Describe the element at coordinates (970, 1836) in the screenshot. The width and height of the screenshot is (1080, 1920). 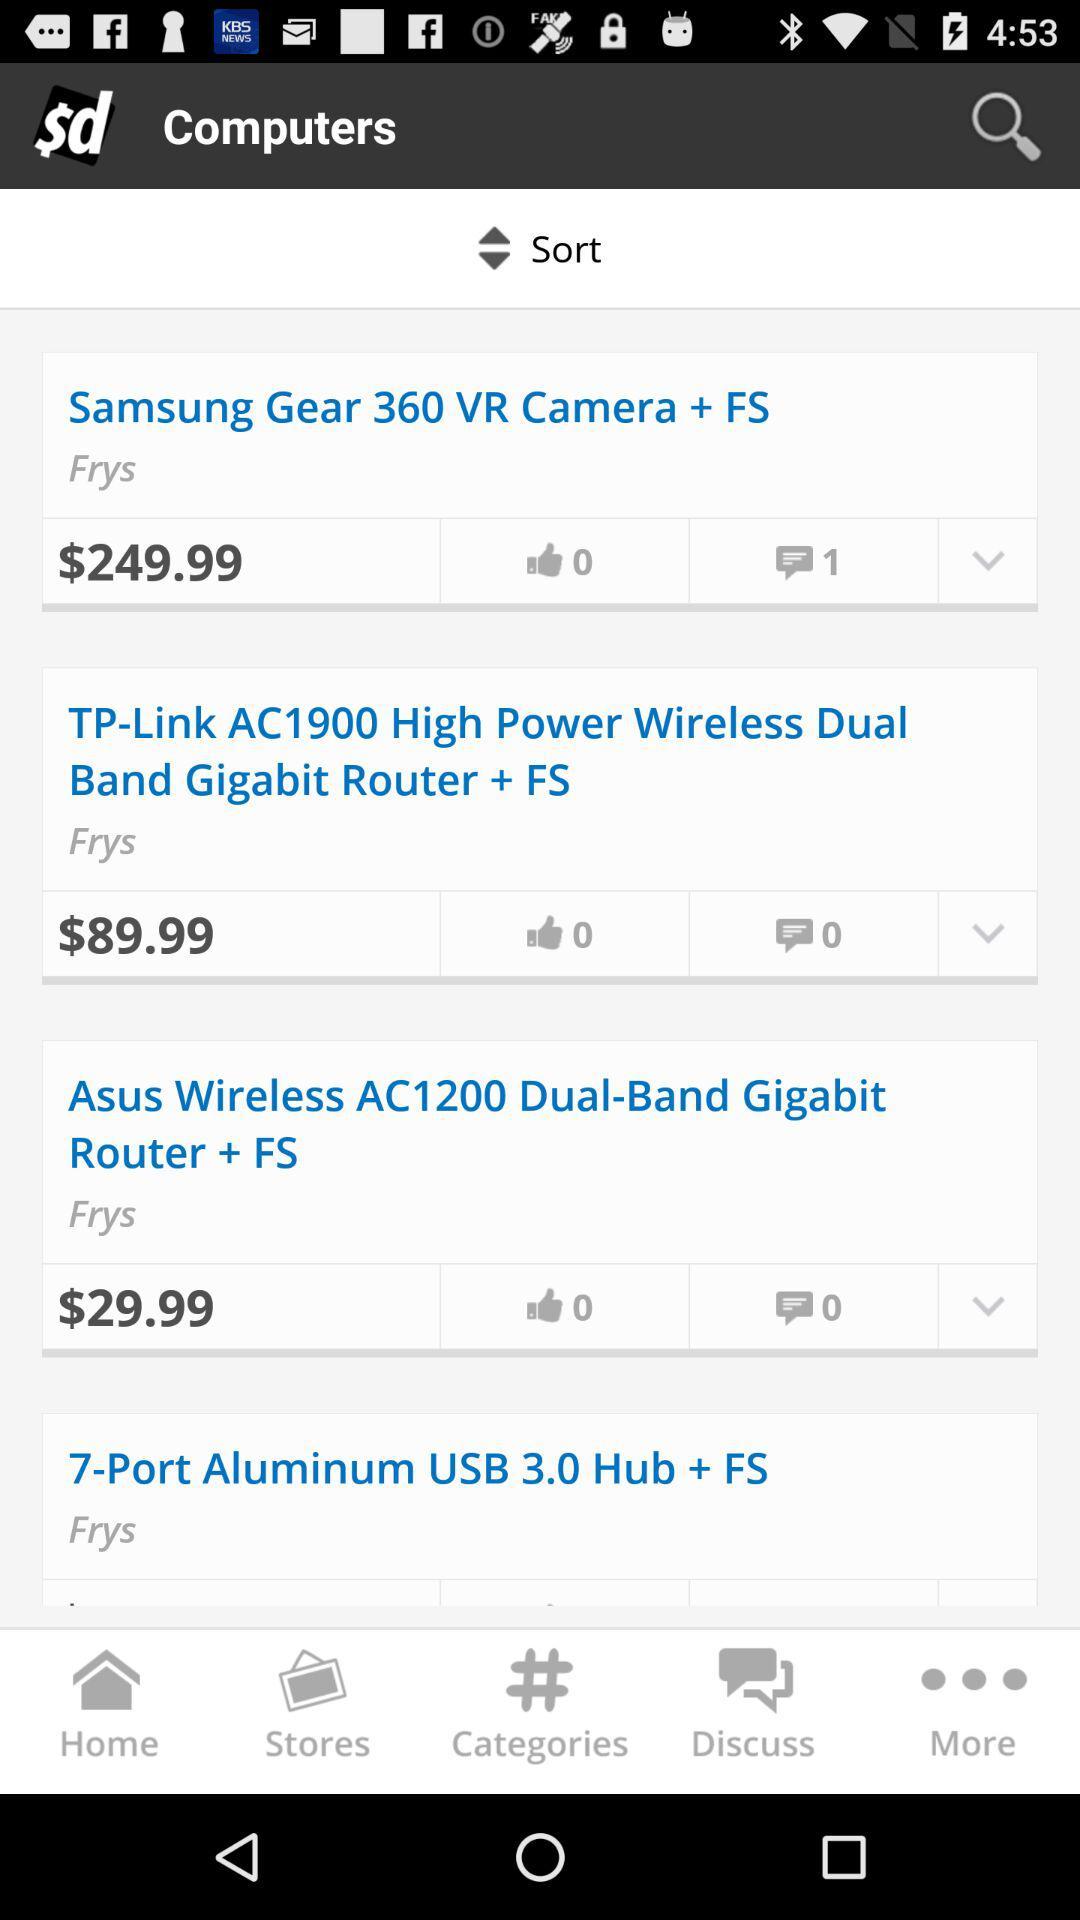
I see `the more icon` at that location.